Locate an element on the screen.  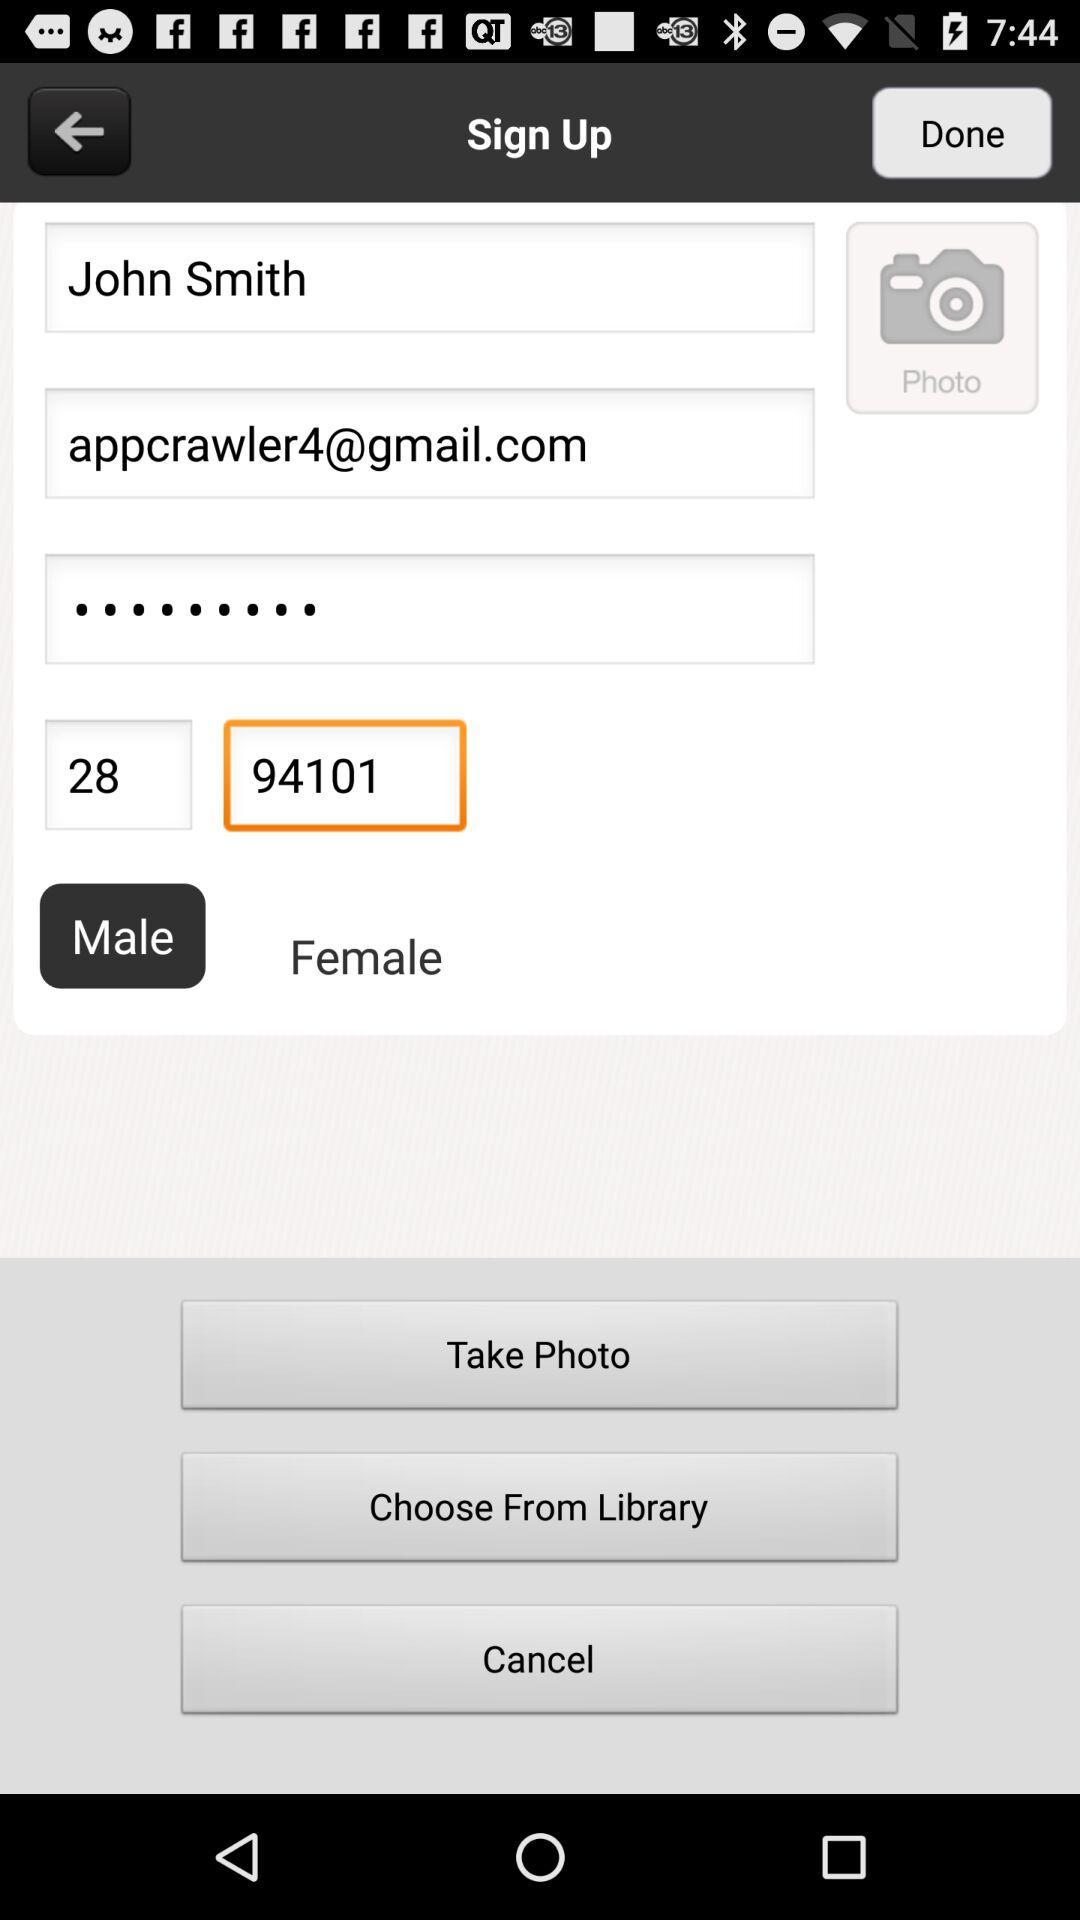
attach photo is located at coordinates (943, 316).